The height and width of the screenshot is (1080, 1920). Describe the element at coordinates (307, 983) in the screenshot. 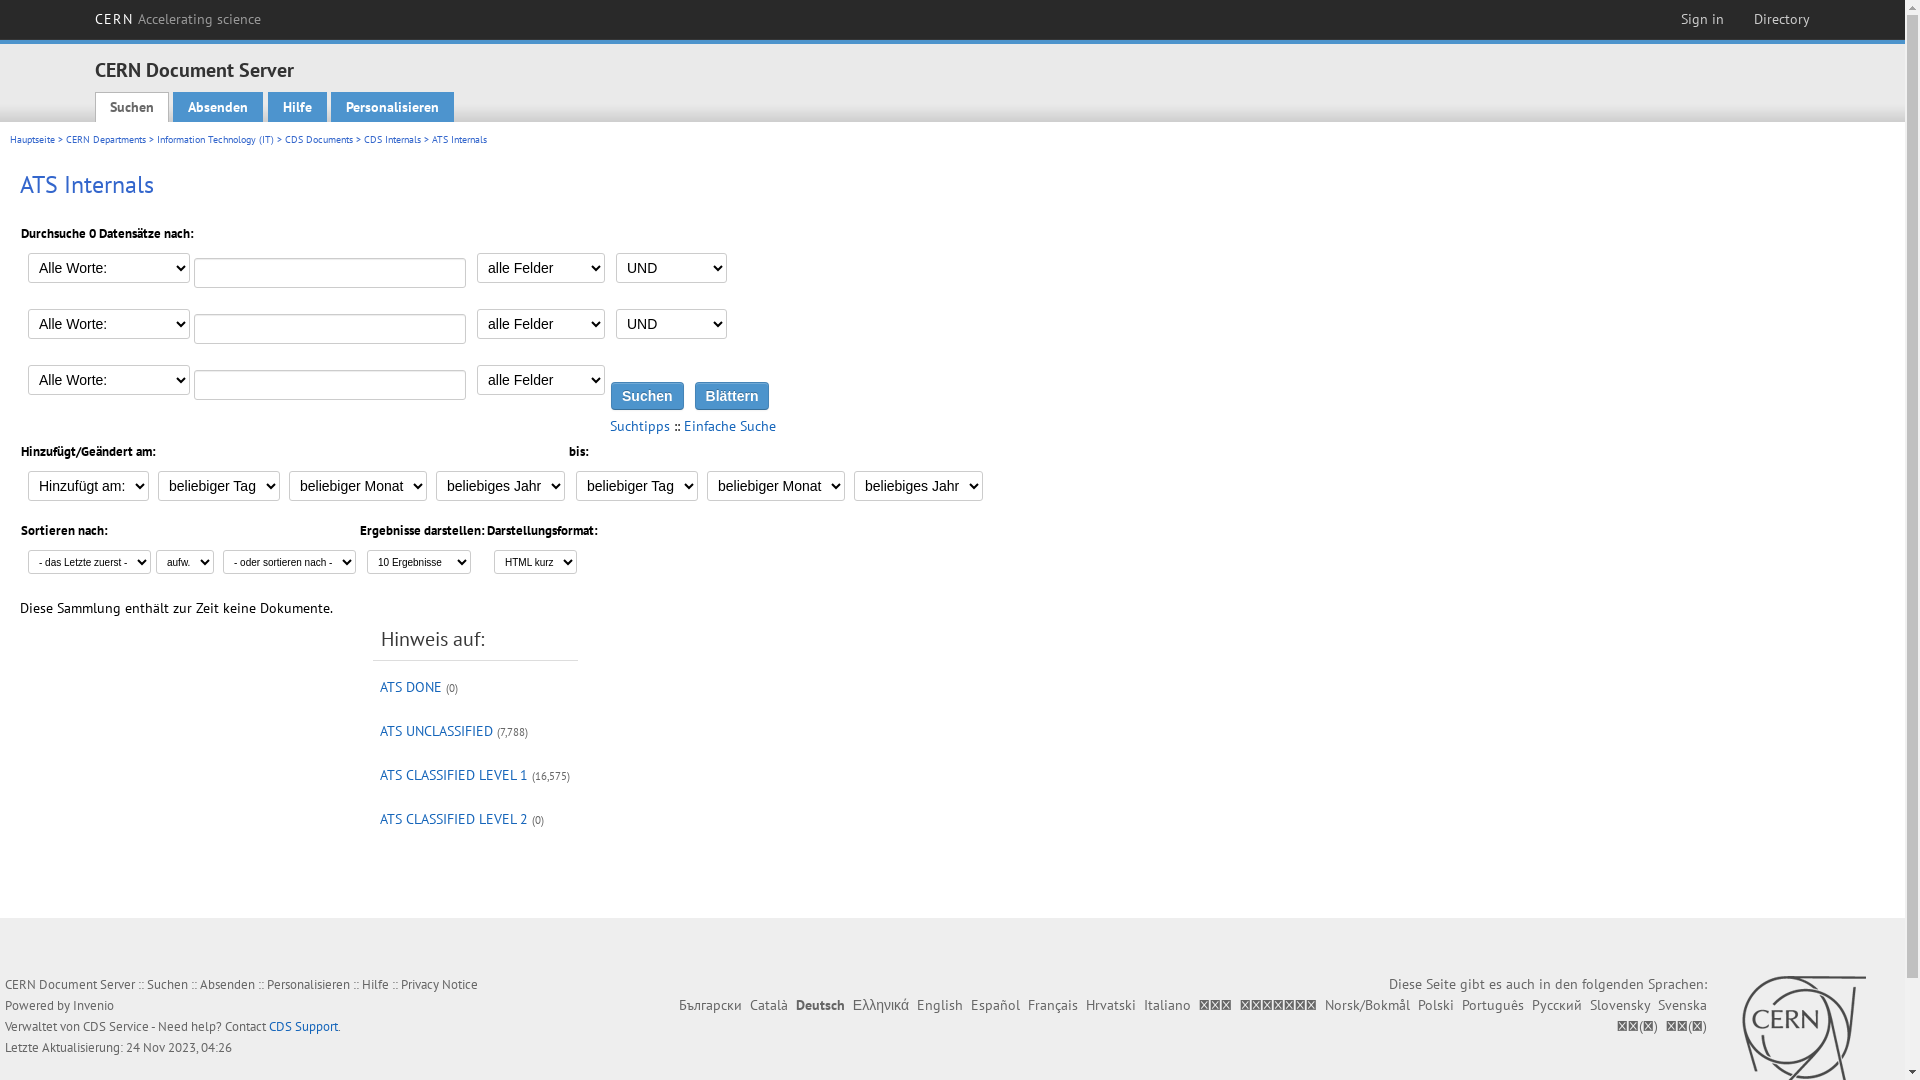

I see `'Personalisieren'` at that location.